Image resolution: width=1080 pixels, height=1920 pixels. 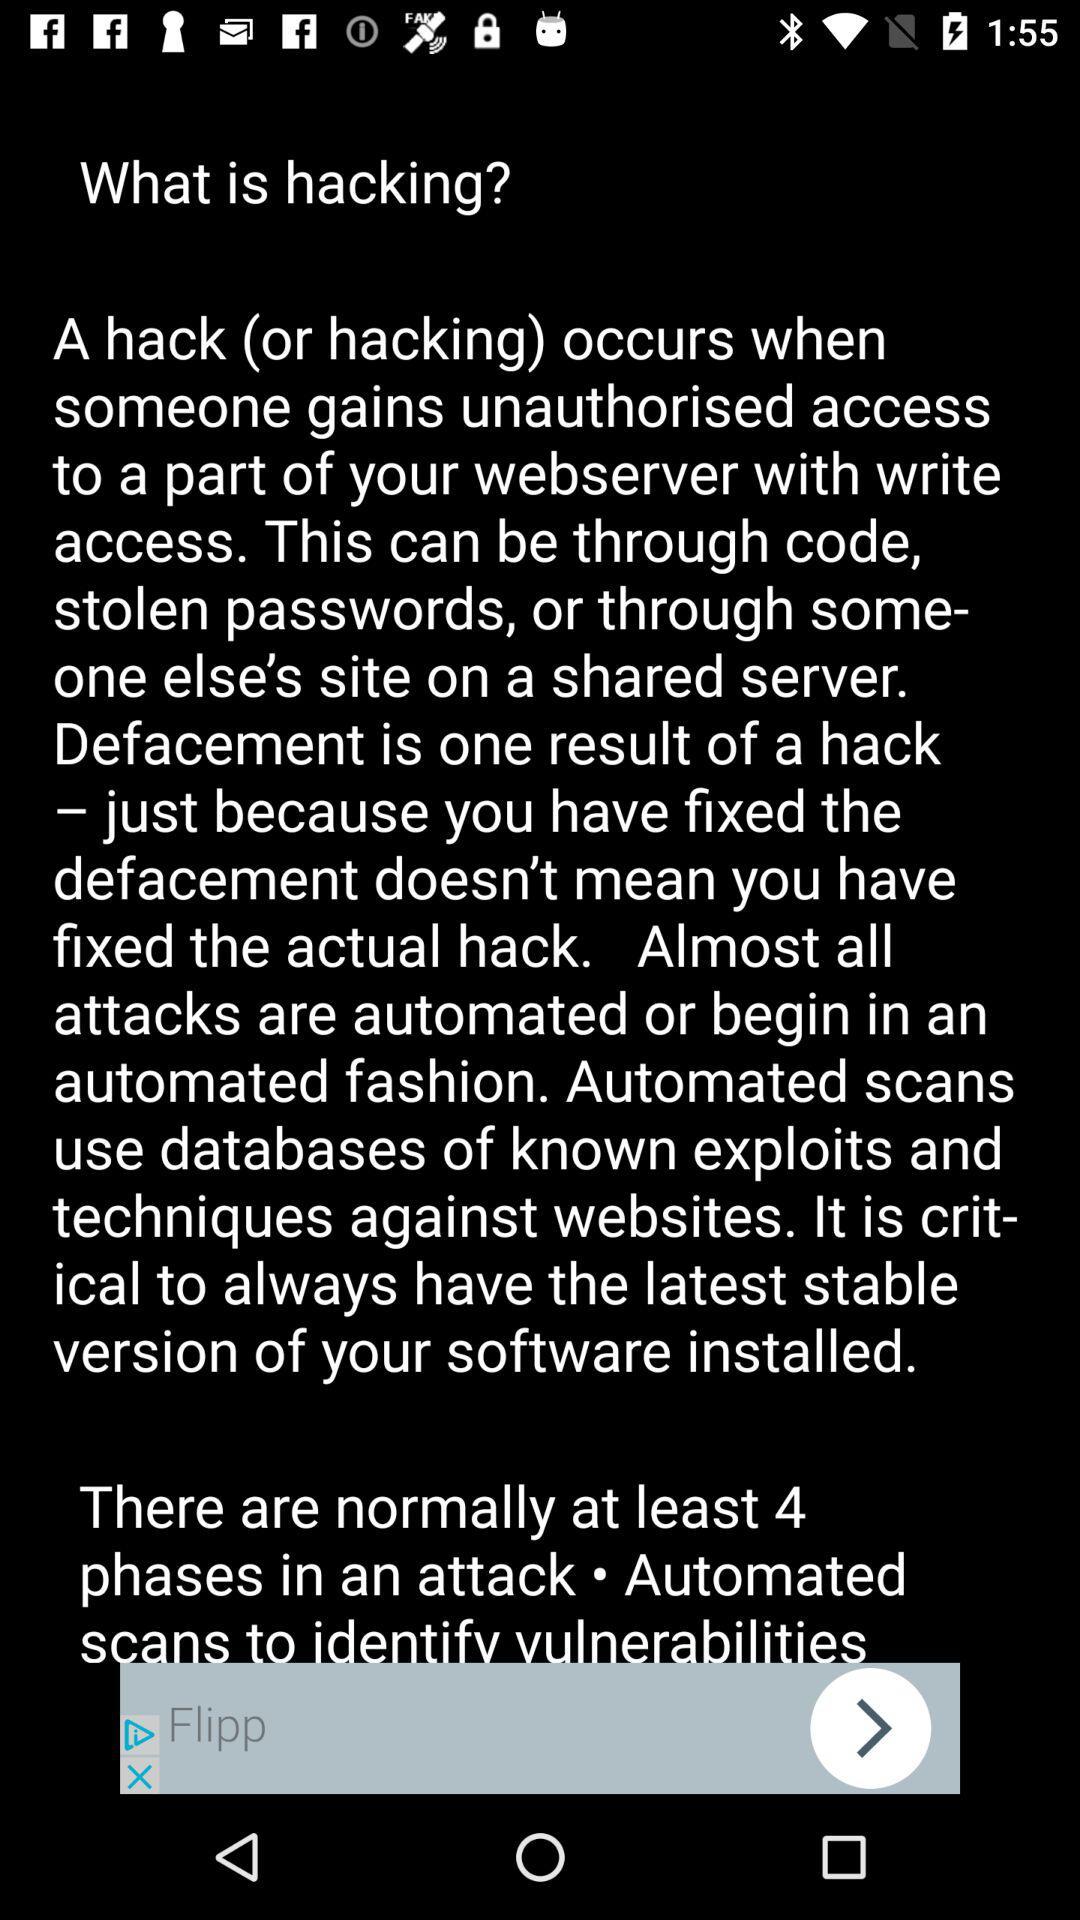 I want to click on pop up advertisement, so click(x=540, y=1727).